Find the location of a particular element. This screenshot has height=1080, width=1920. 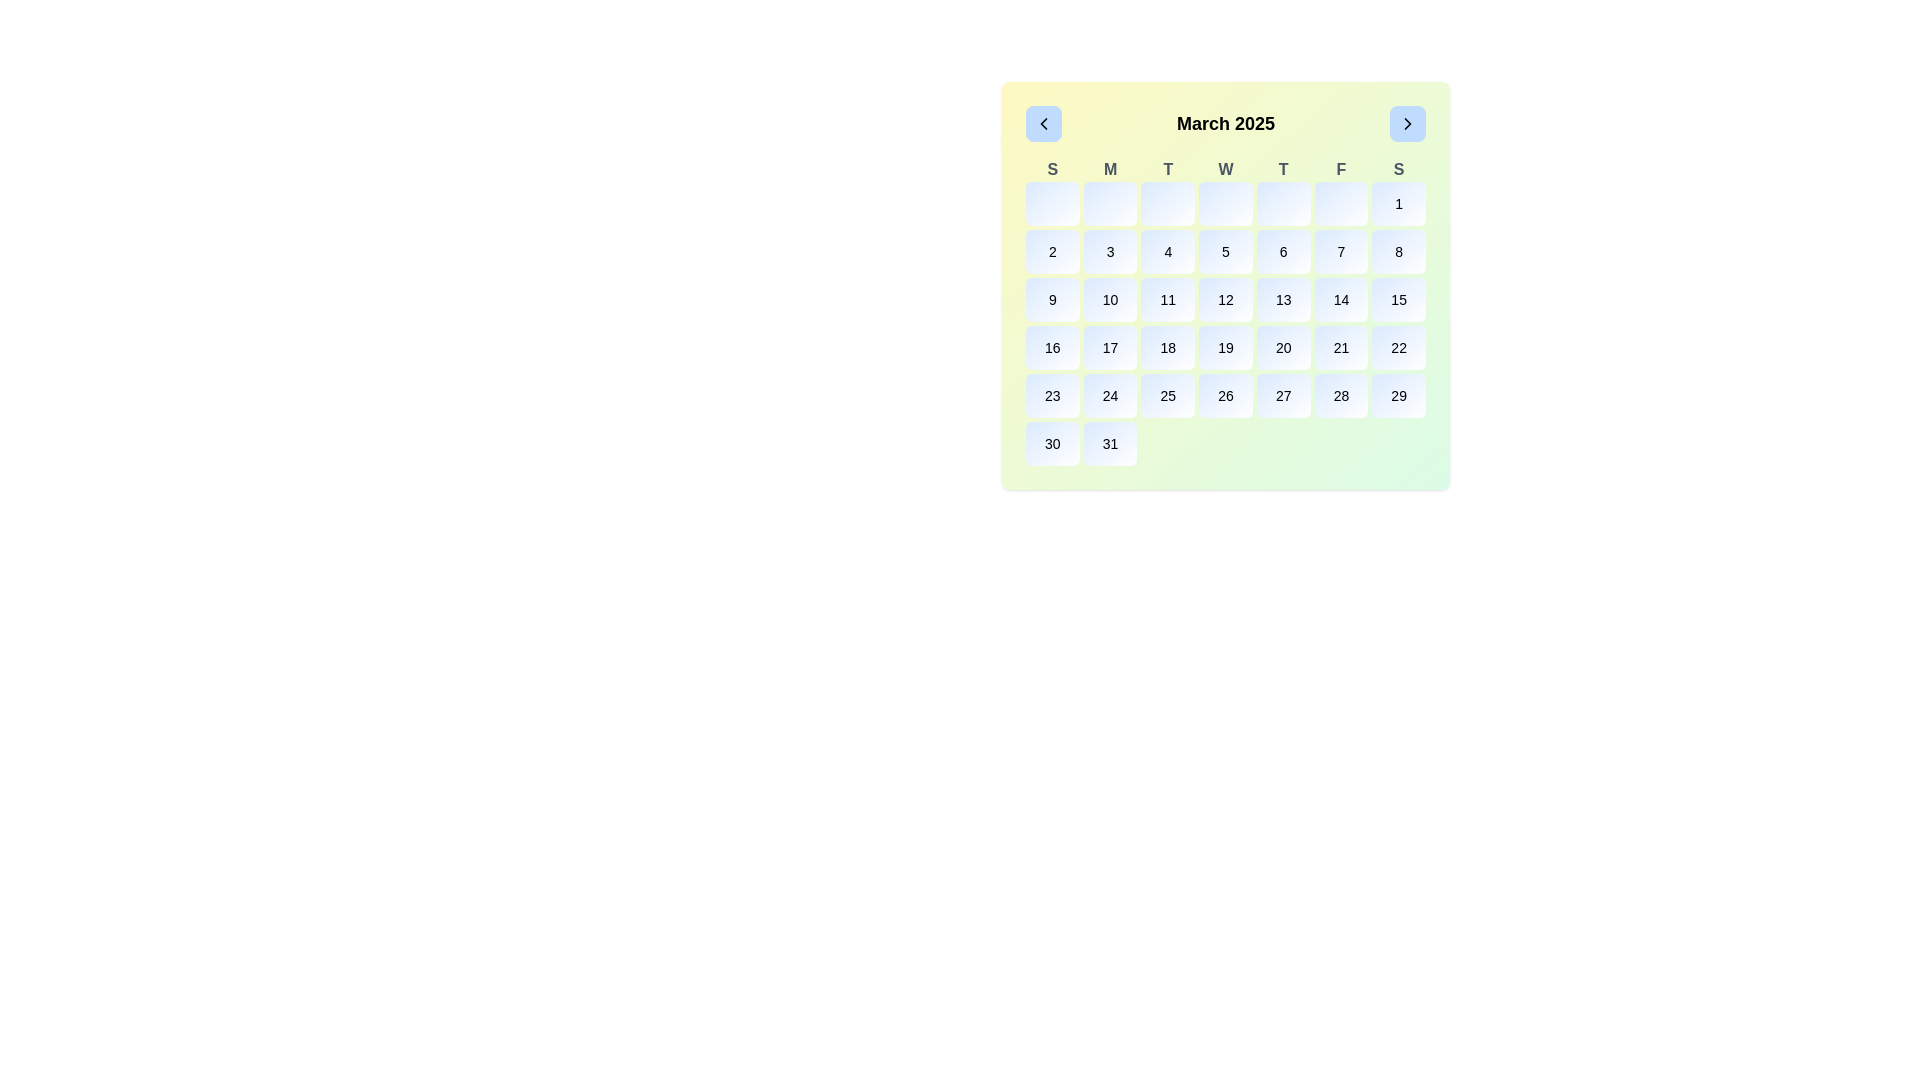

the button displaying '23' in the calendar interface is located at coordinates (1051, 396).